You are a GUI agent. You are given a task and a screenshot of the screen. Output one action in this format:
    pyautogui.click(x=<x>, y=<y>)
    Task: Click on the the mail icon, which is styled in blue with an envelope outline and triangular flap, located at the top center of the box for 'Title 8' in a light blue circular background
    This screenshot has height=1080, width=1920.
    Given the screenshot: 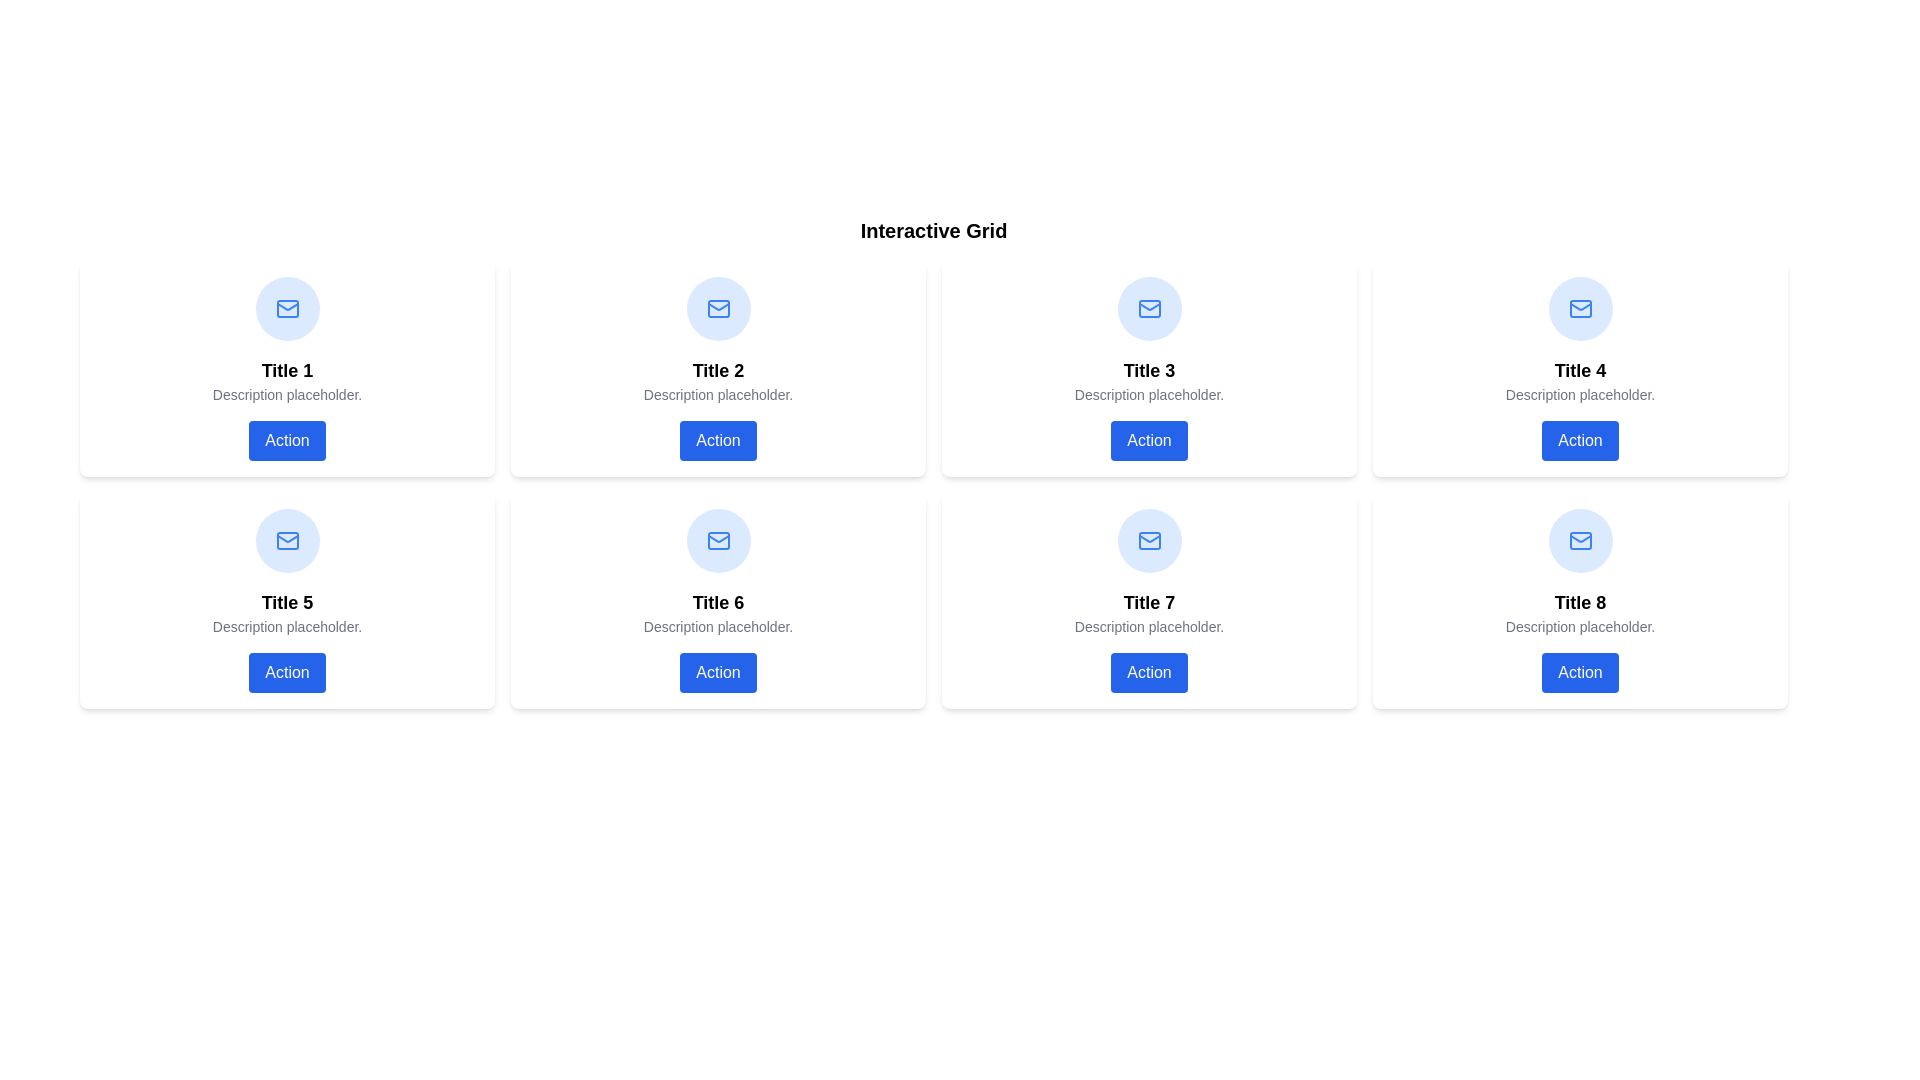 What is the action you would take?
    pyautogui.click(x=1579, y=540)
    